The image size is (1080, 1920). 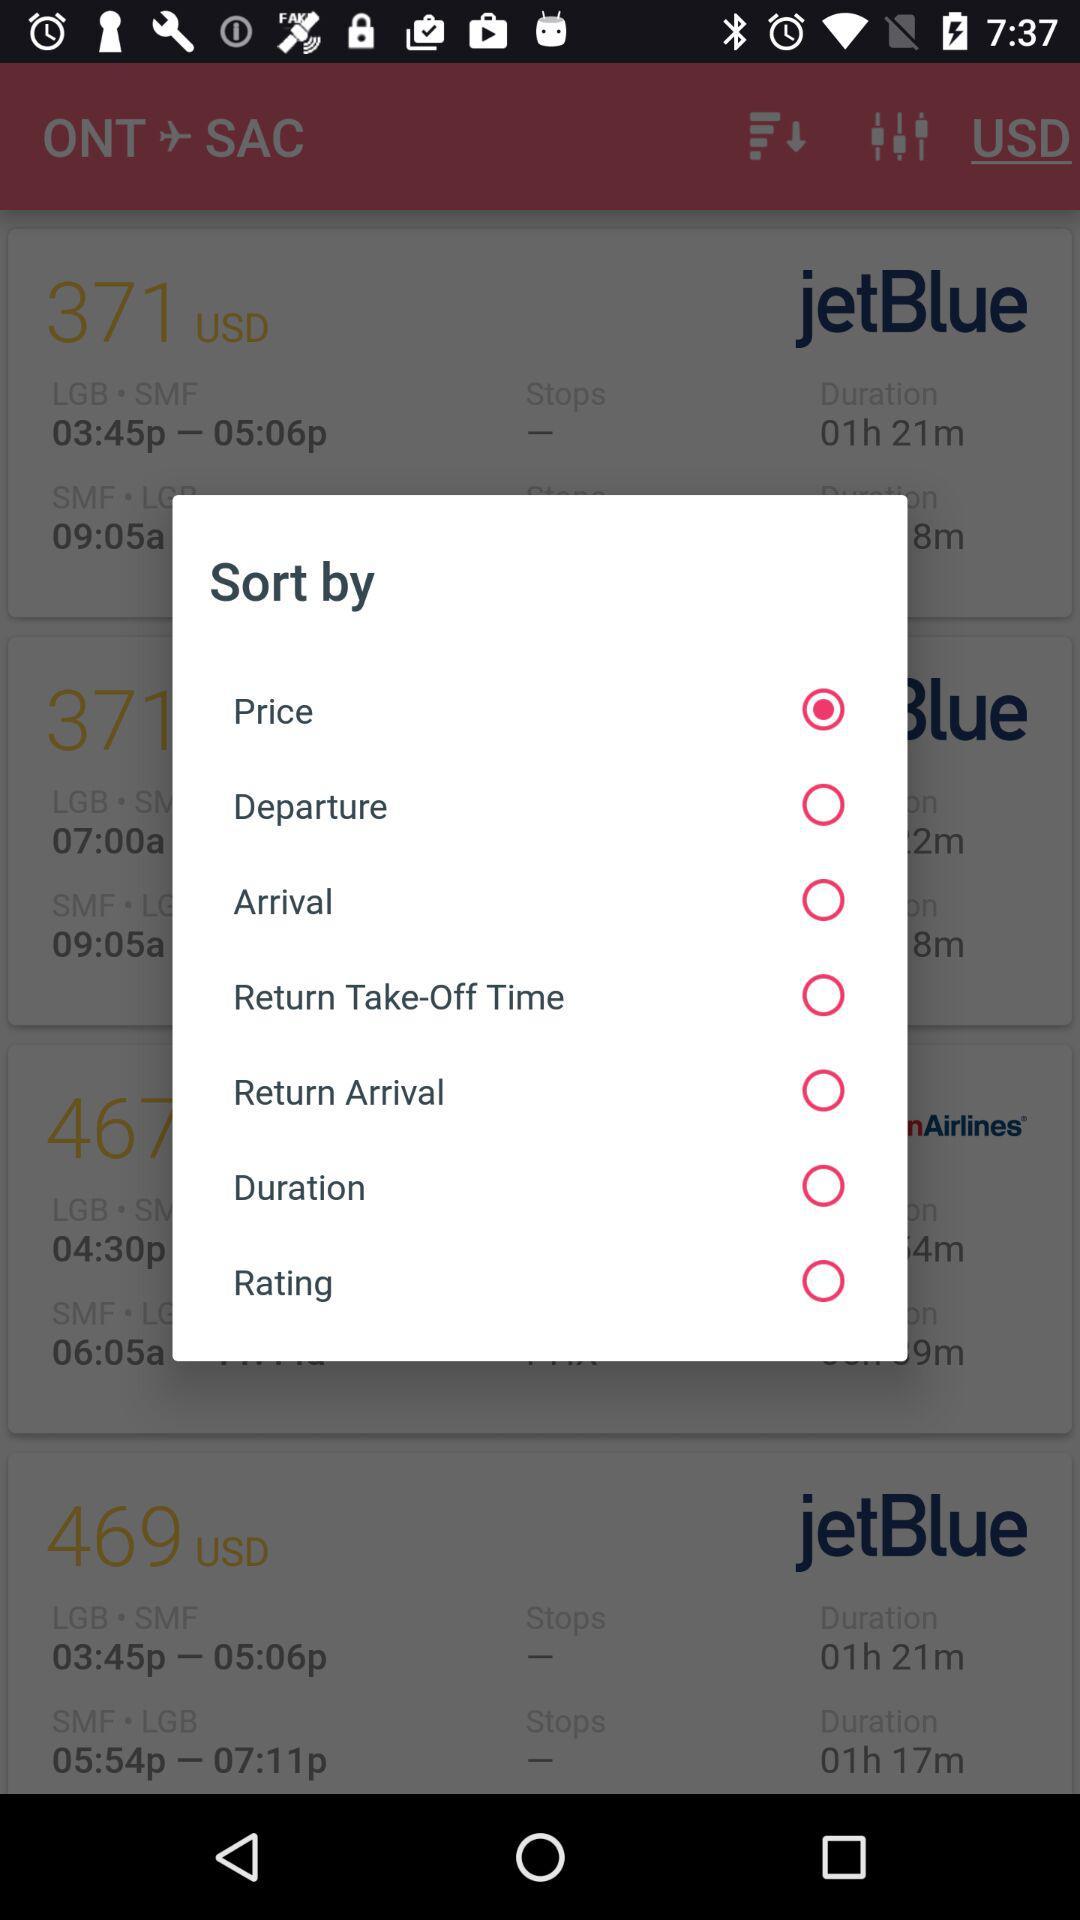 What do you see at coordinates (537, 1281) in the screenshot?
I see `the rating at the bottom` at bounding box center [537, 1281].